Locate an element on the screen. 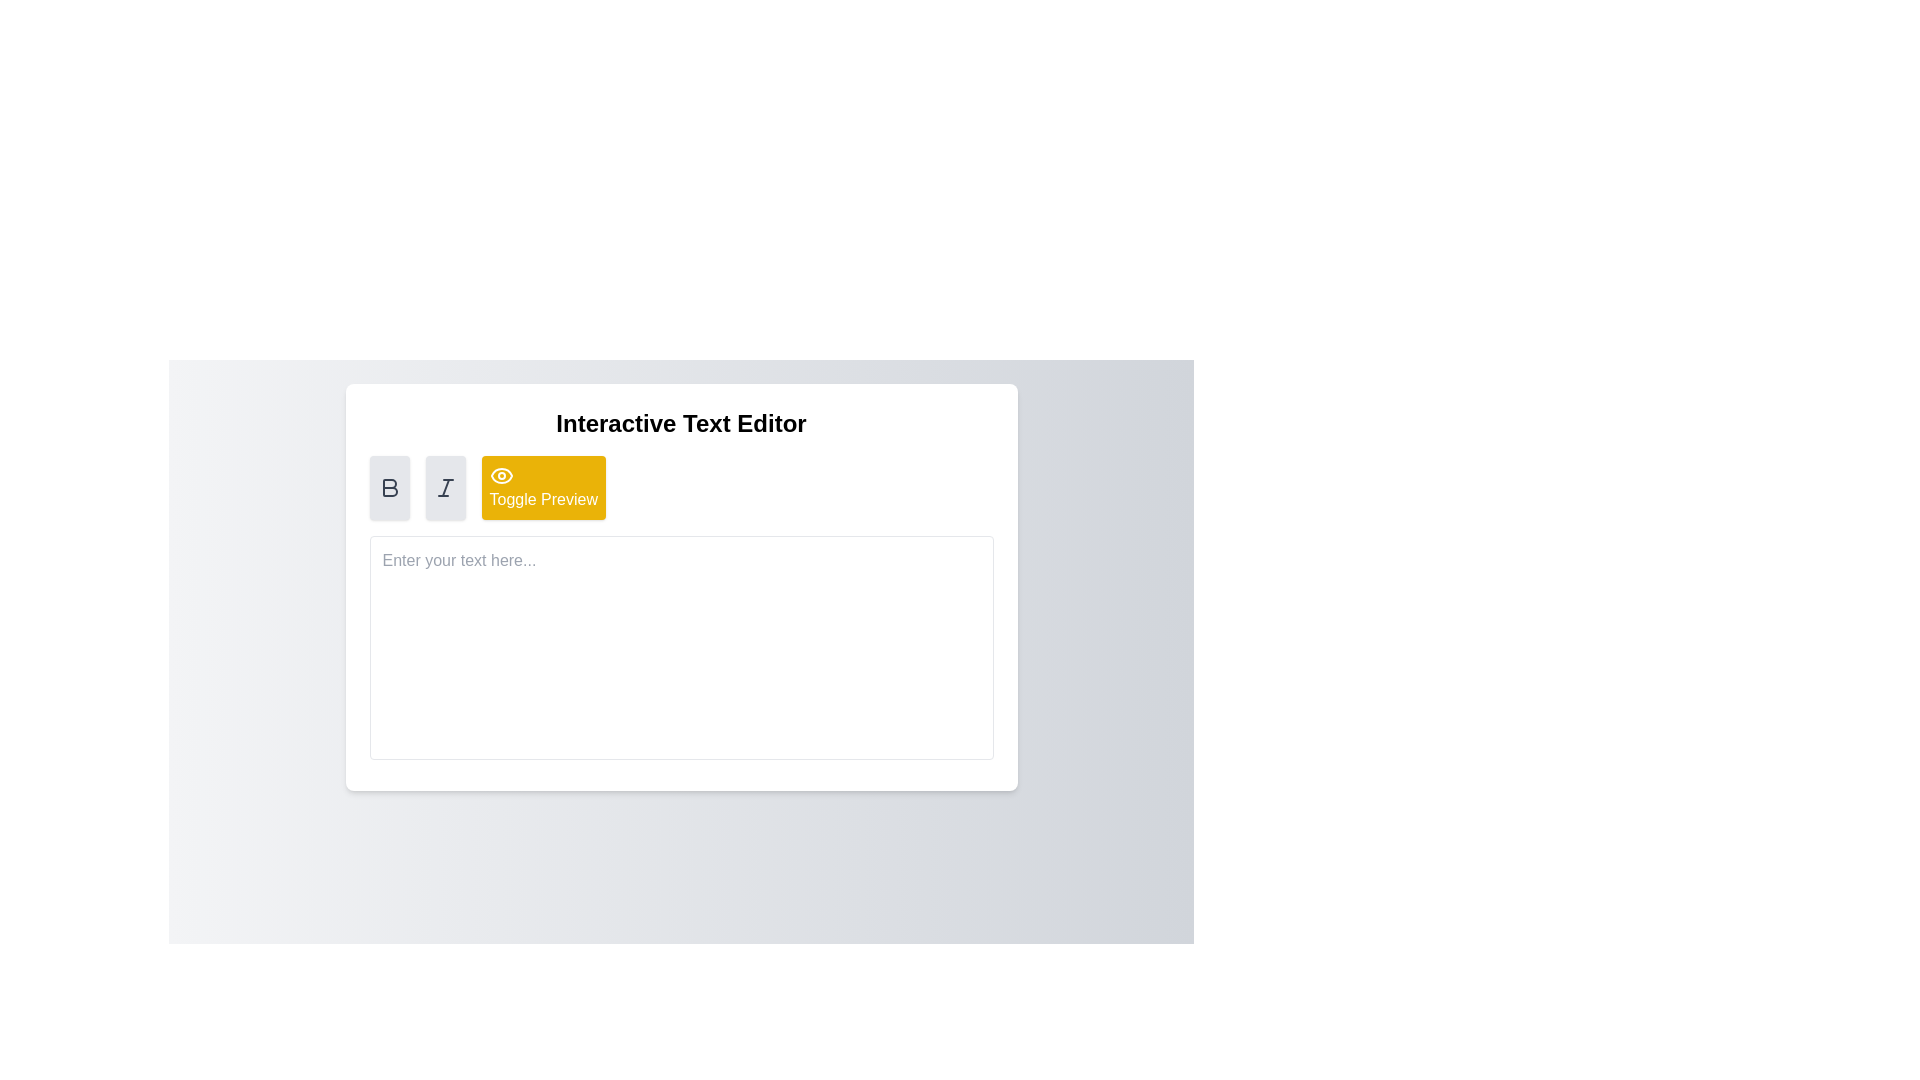 This screenshot has width=1920, height=1080. the bold formatting button located in the upper-left segment of the text formatting panel is located at coordinates (389, 488).